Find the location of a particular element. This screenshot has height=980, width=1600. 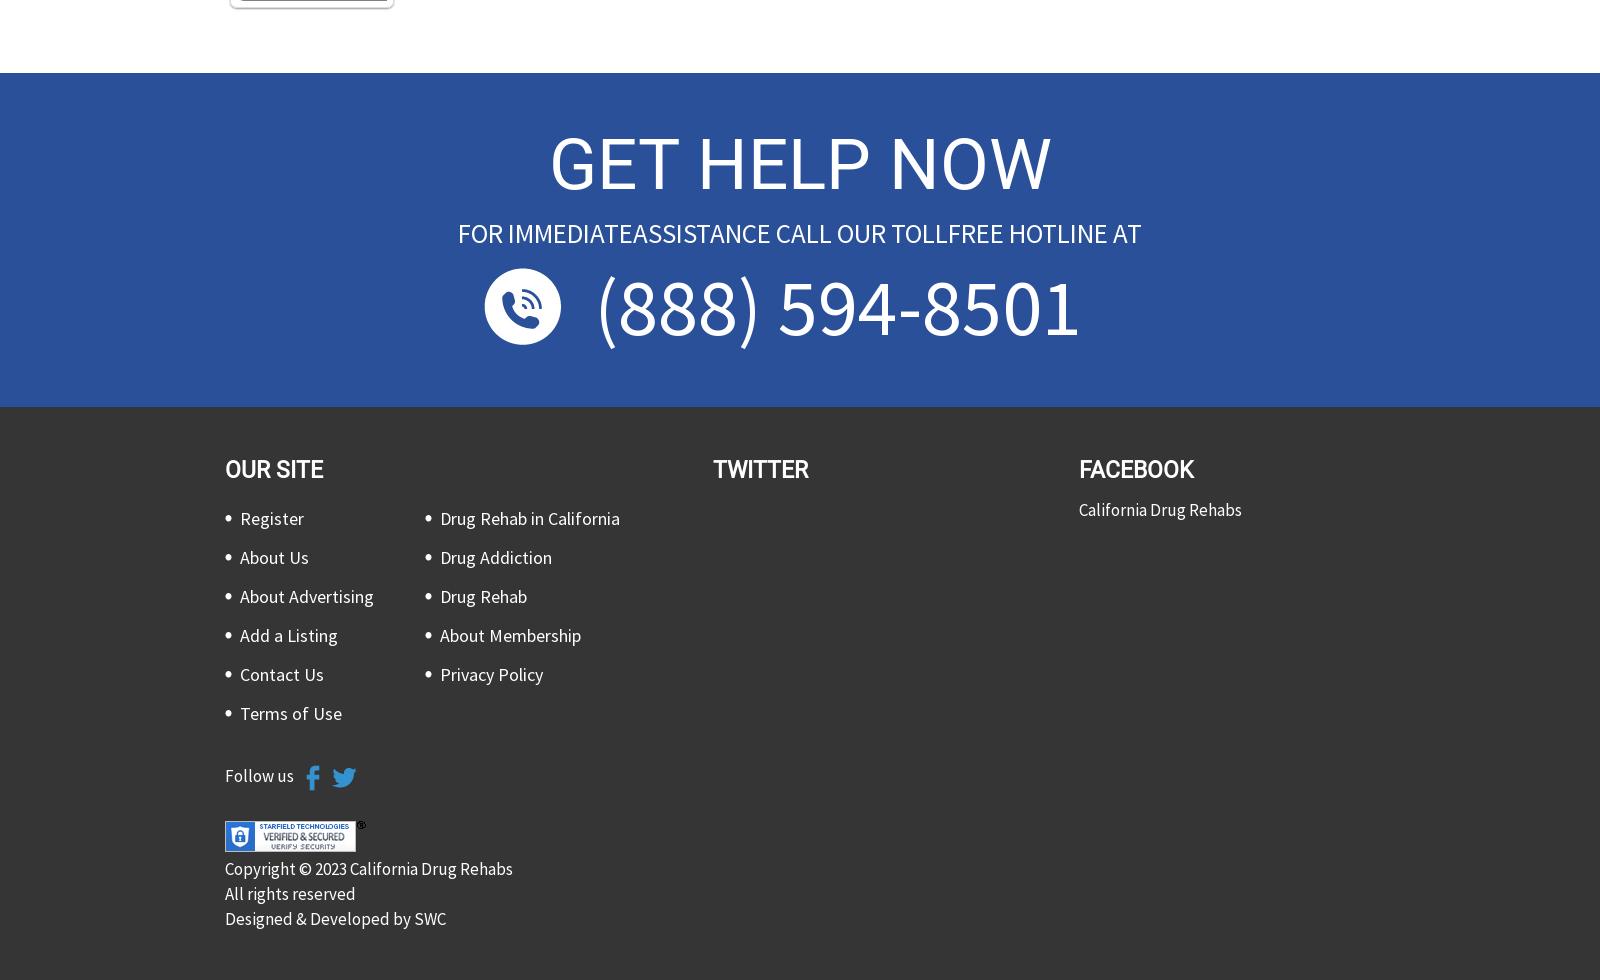

'All rights reserved' is located at coordinates (290, 892).